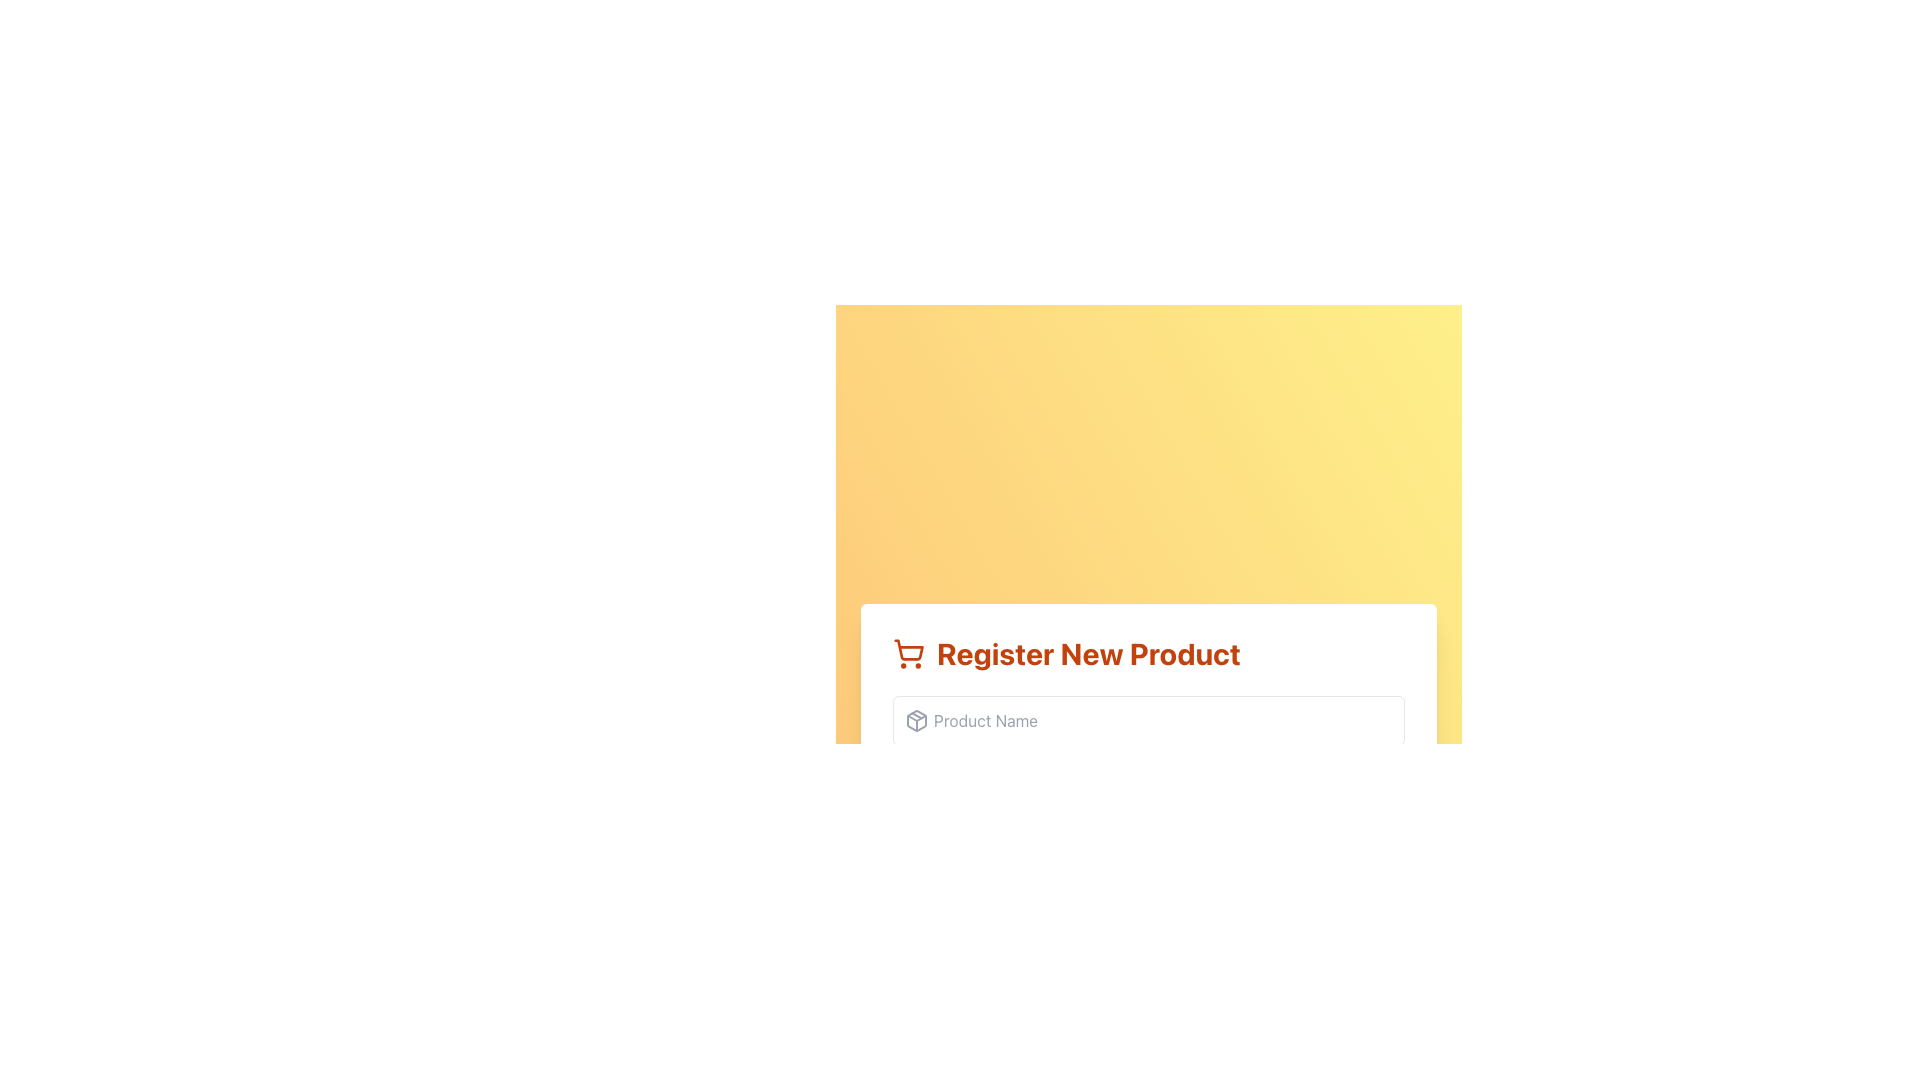 This screenshot has width=1920, height=1080. Describe the element at coordinates (915, 720) in the screenshot. I see `the gray-colored package icon located to the left of the 'Product Name' input field in the 'Register New Product' form` at that location.